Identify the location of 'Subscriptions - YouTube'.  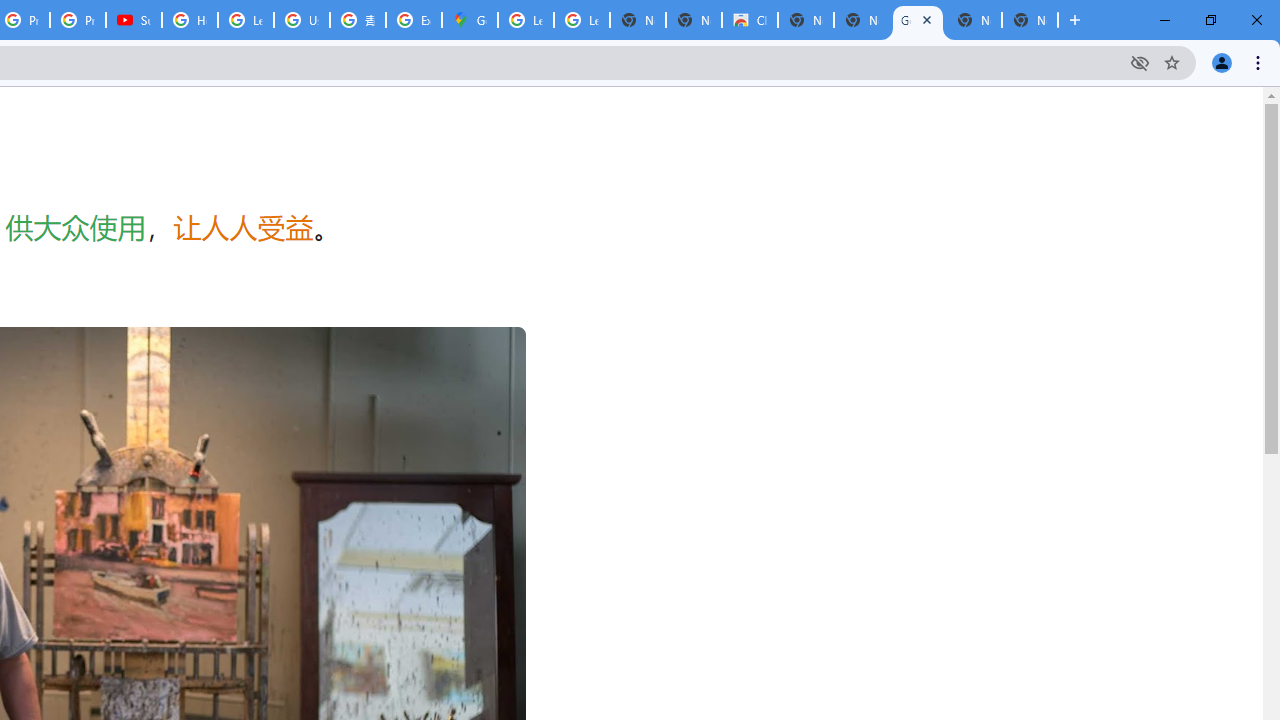
(133, 20).